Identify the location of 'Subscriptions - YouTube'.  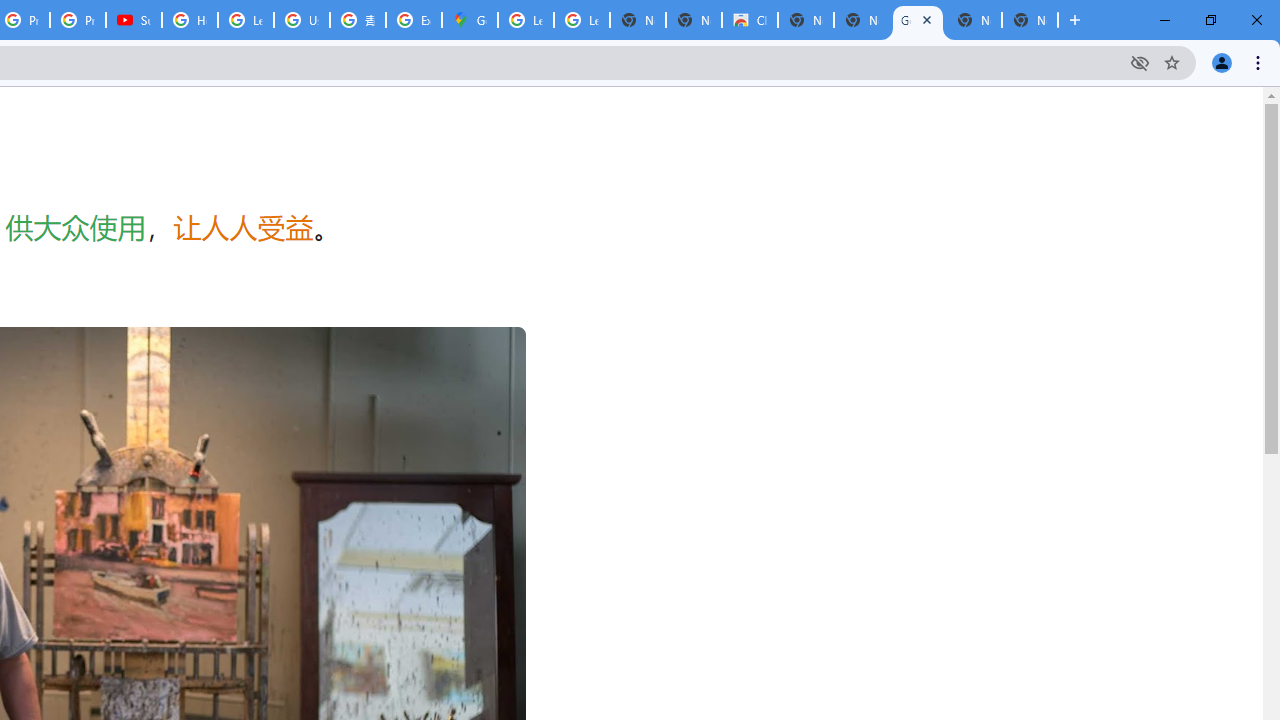
(133, 20).